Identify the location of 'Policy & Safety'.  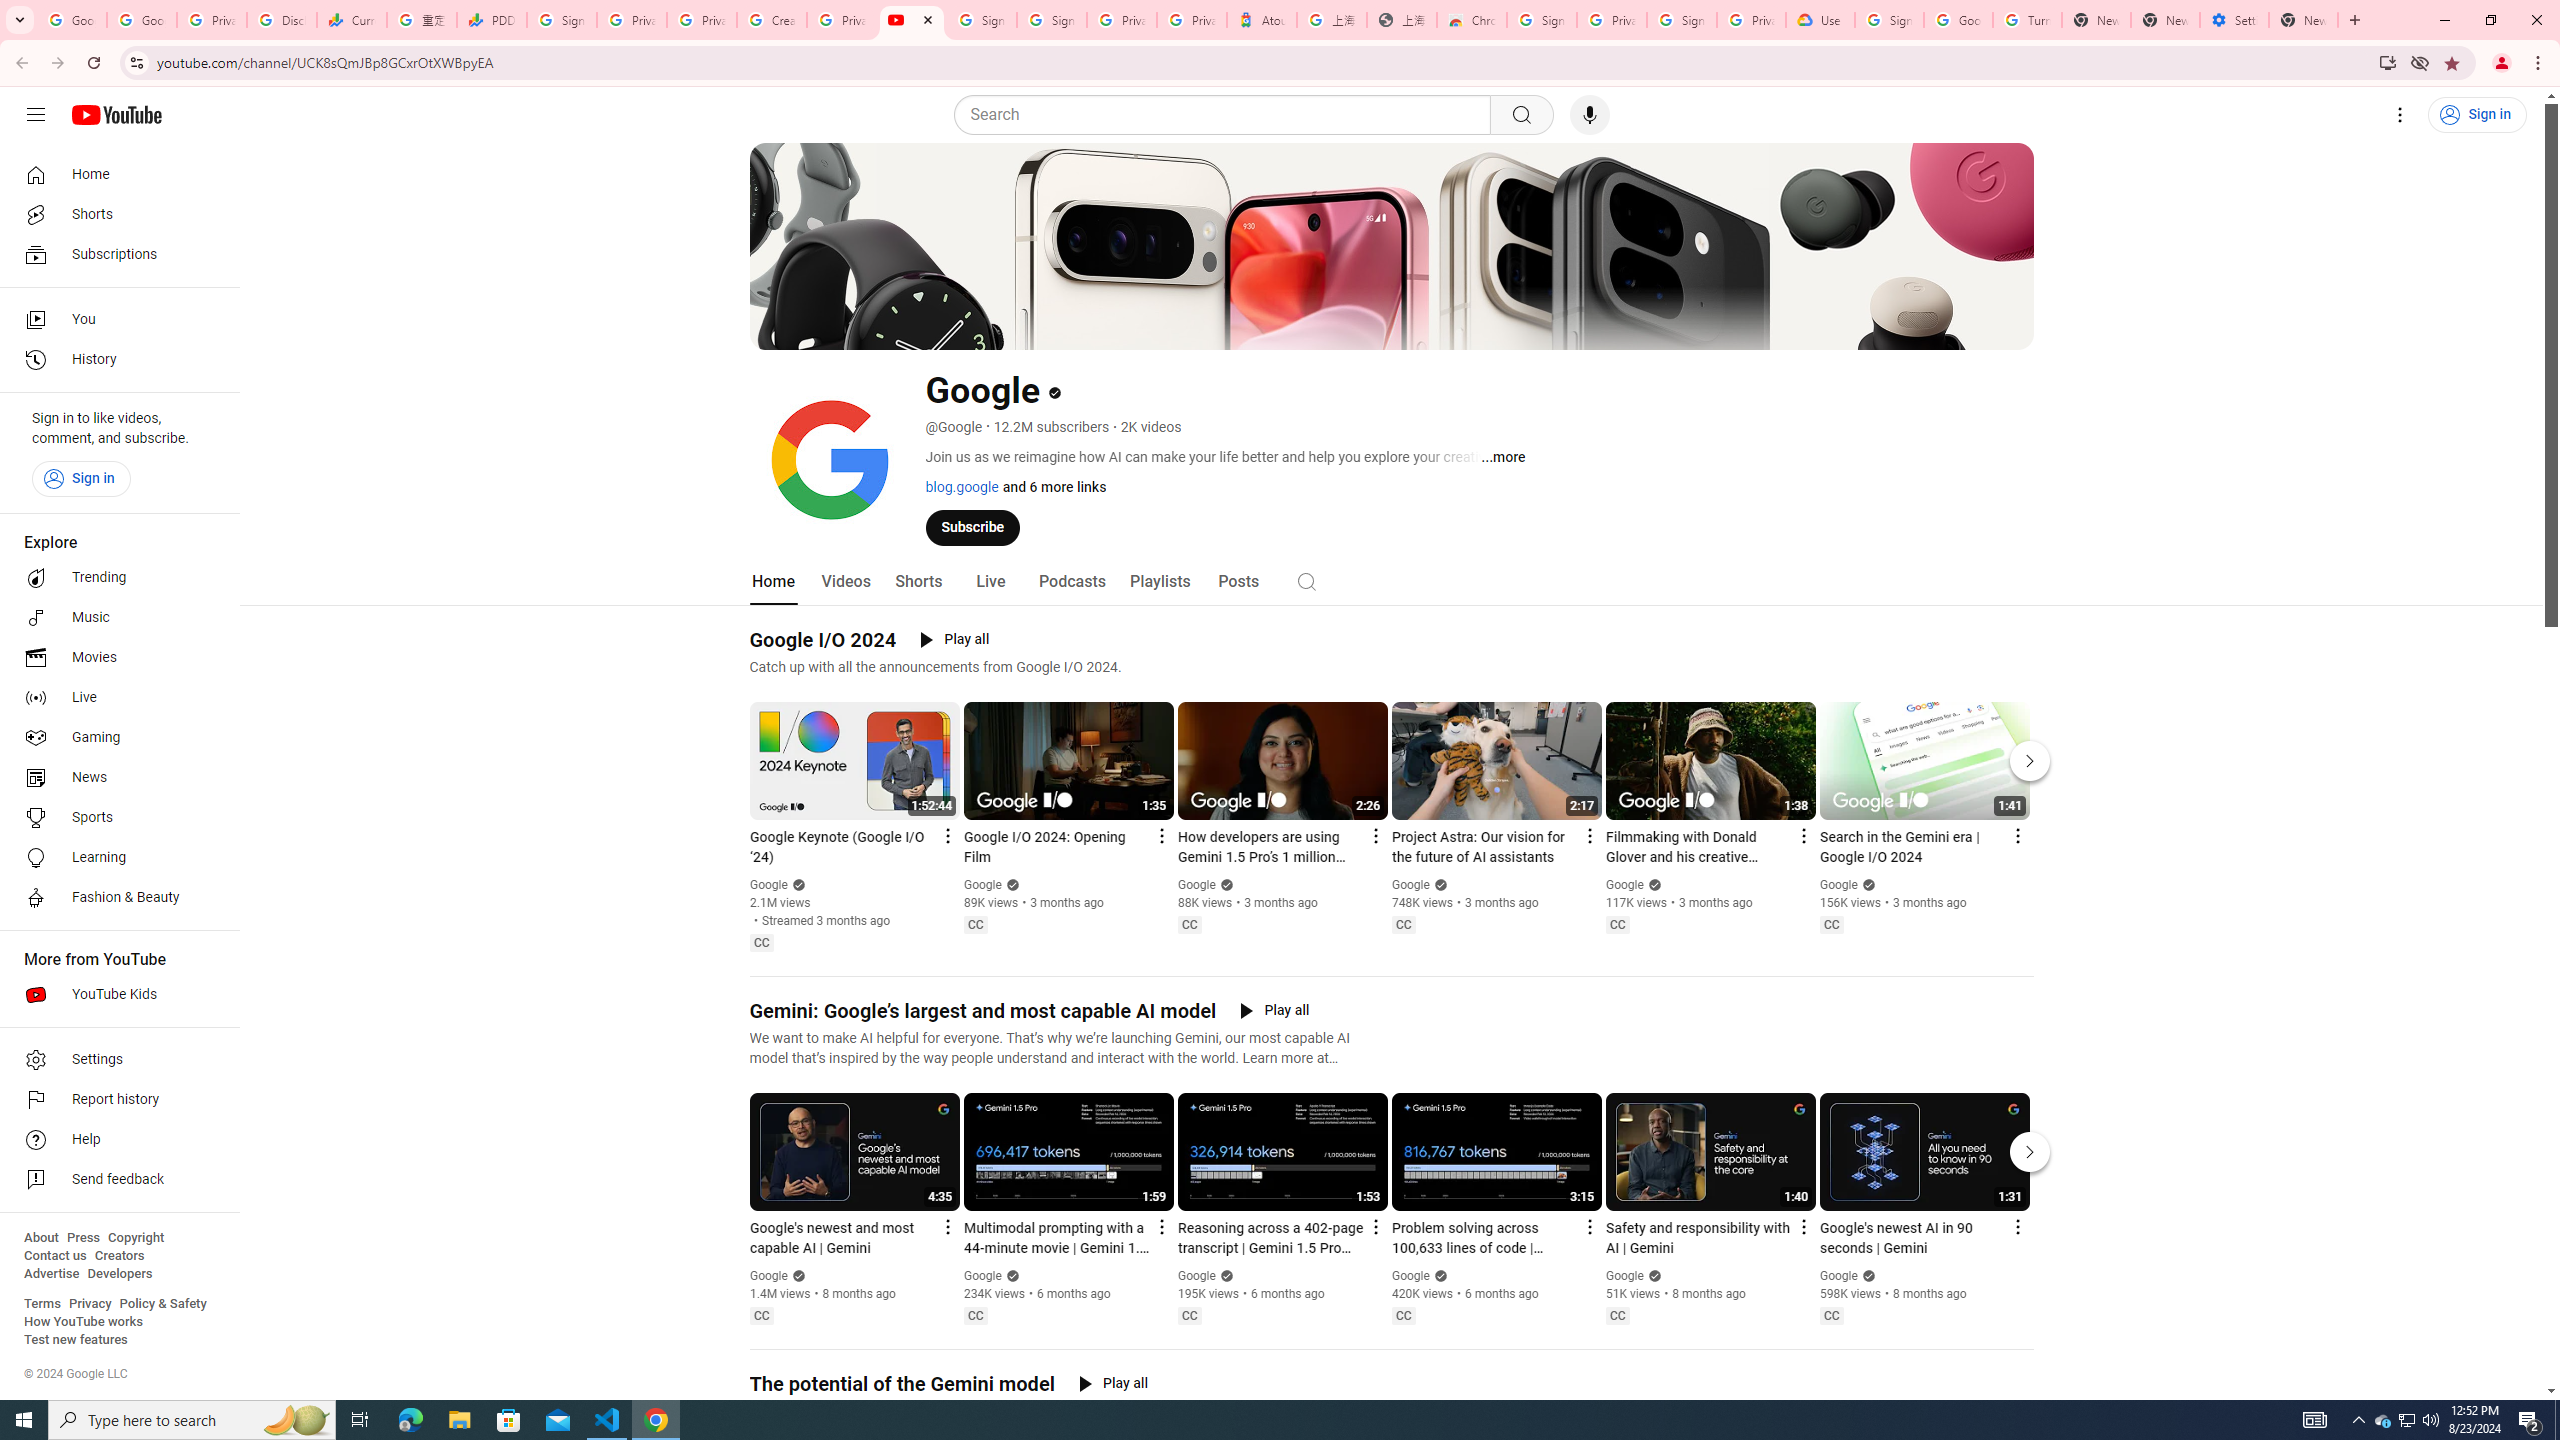
(162, 1302).